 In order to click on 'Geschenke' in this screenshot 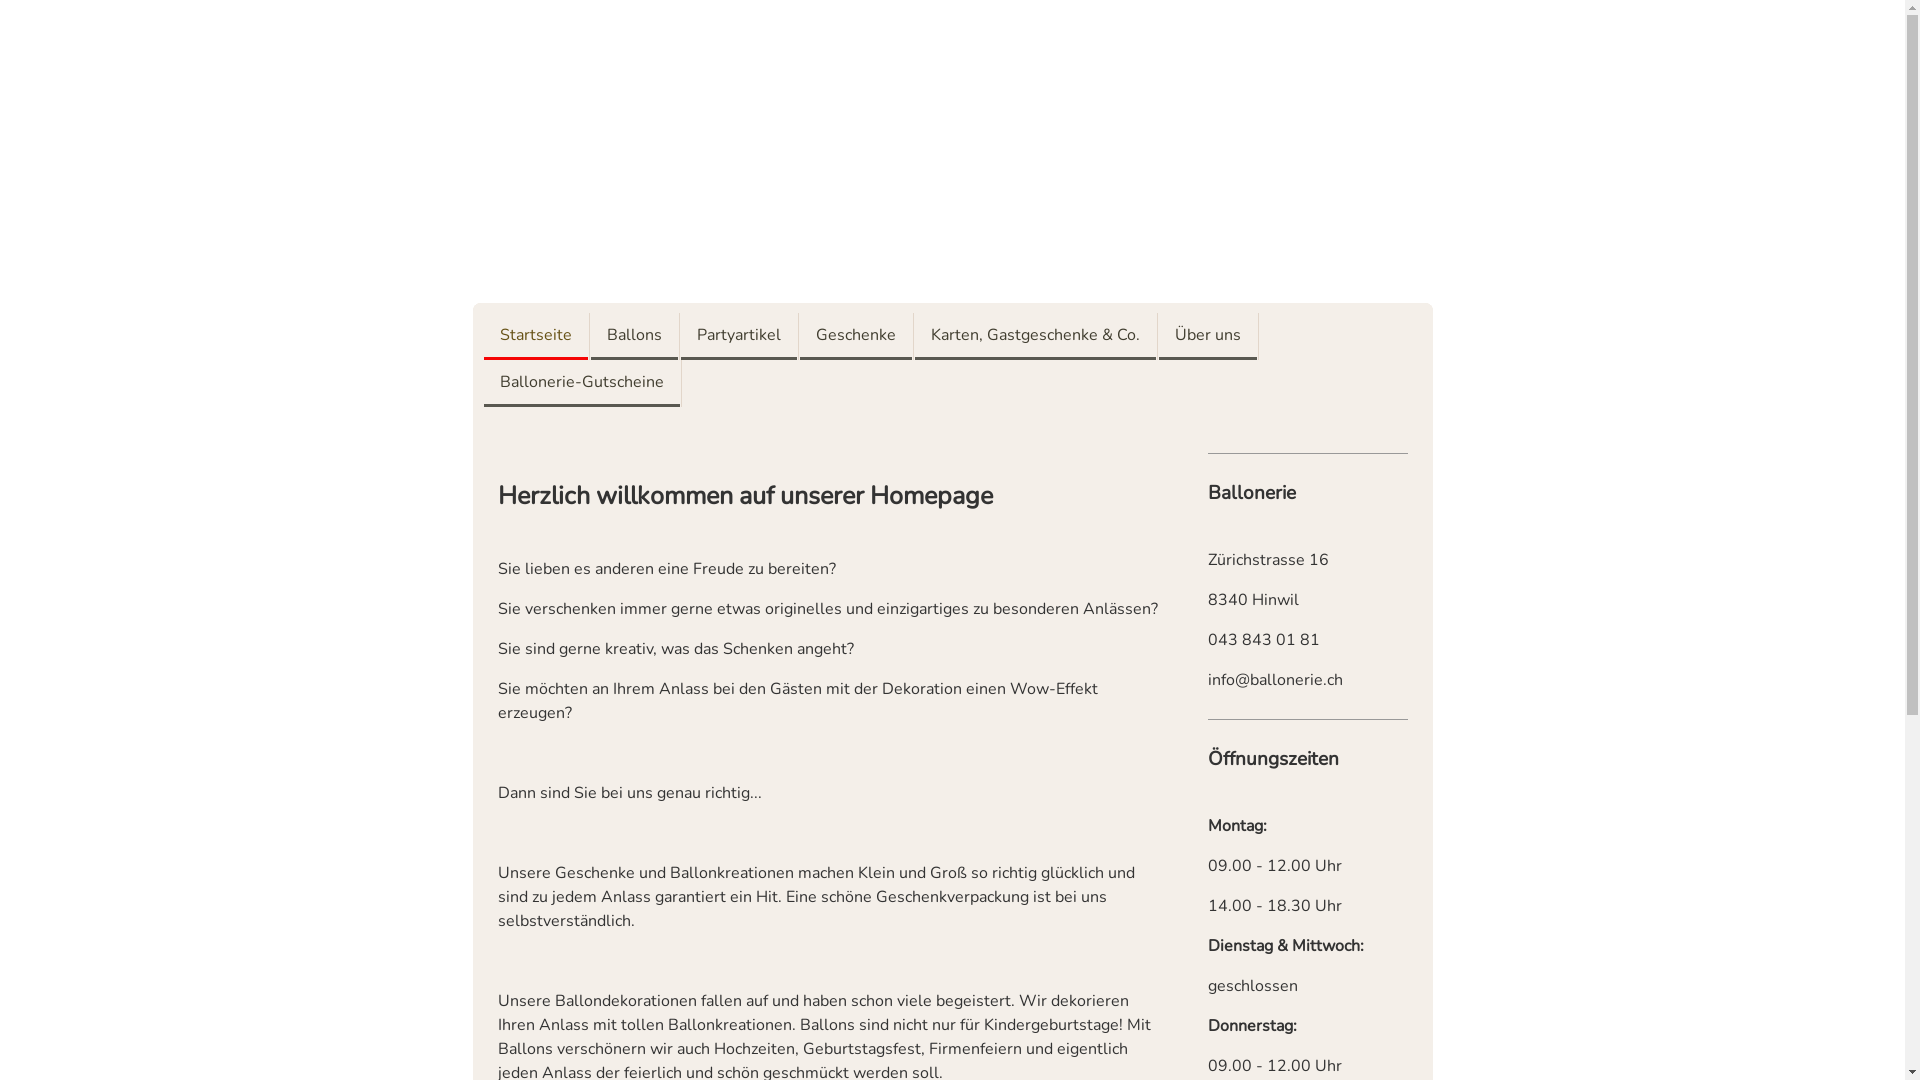, I will do `click(855, 335)`.